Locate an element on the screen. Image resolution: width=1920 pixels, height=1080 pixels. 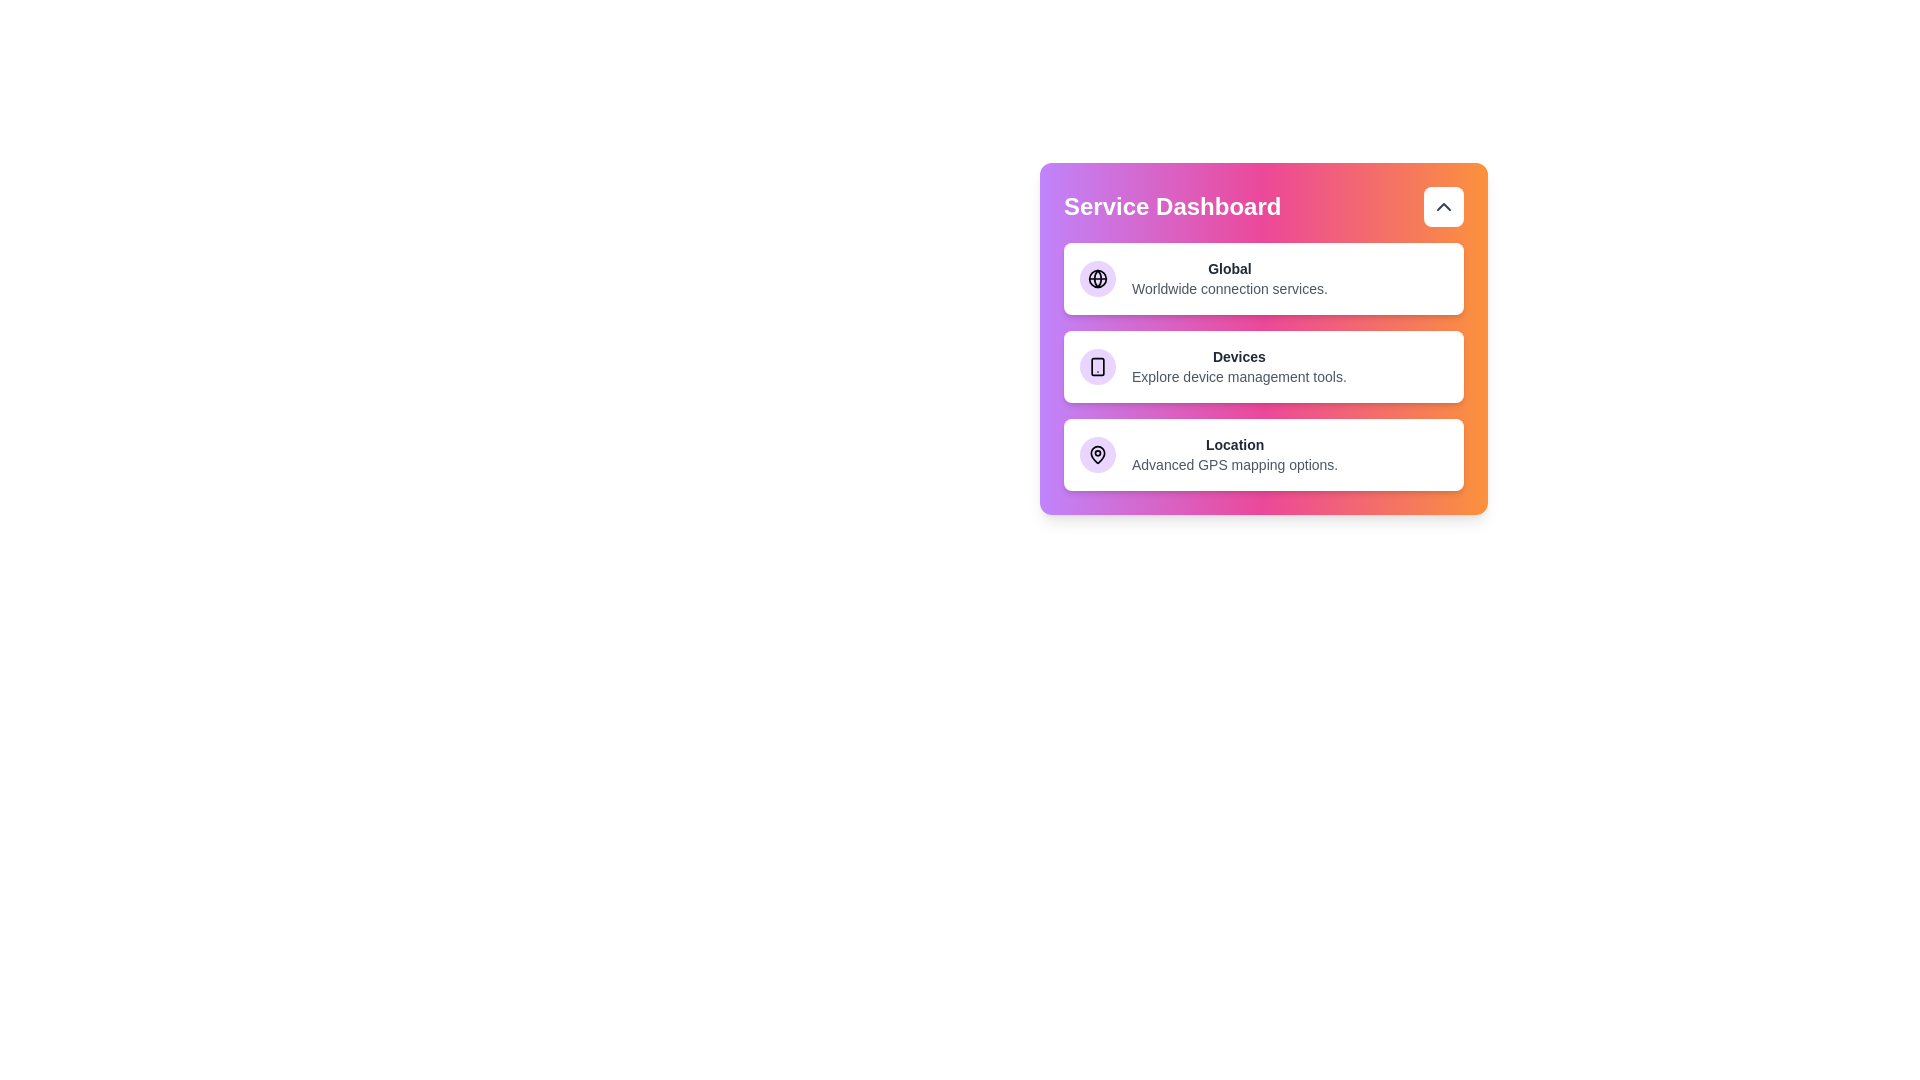
the Global service card to select it is located at coordinates (1262, 278).